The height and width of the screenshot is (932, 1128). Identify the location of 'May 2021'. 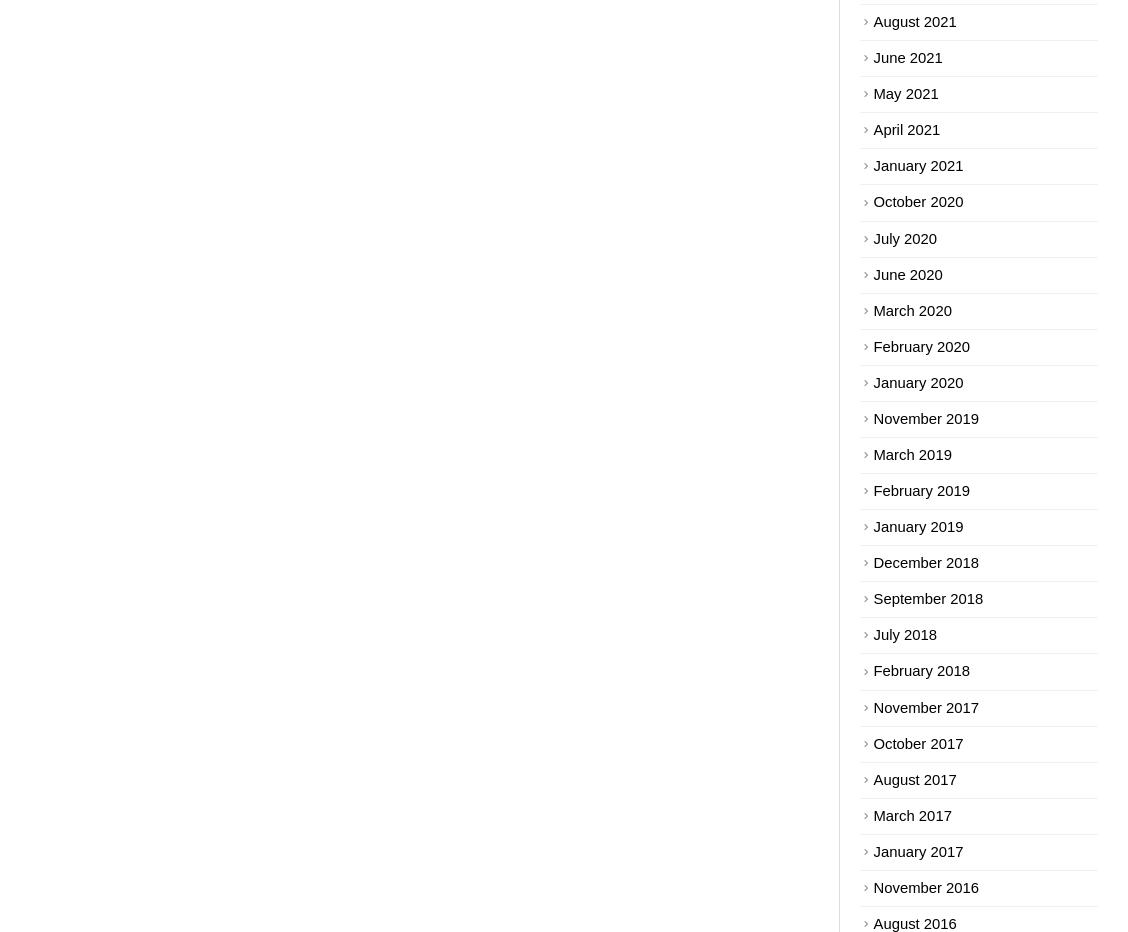
(871, 94).